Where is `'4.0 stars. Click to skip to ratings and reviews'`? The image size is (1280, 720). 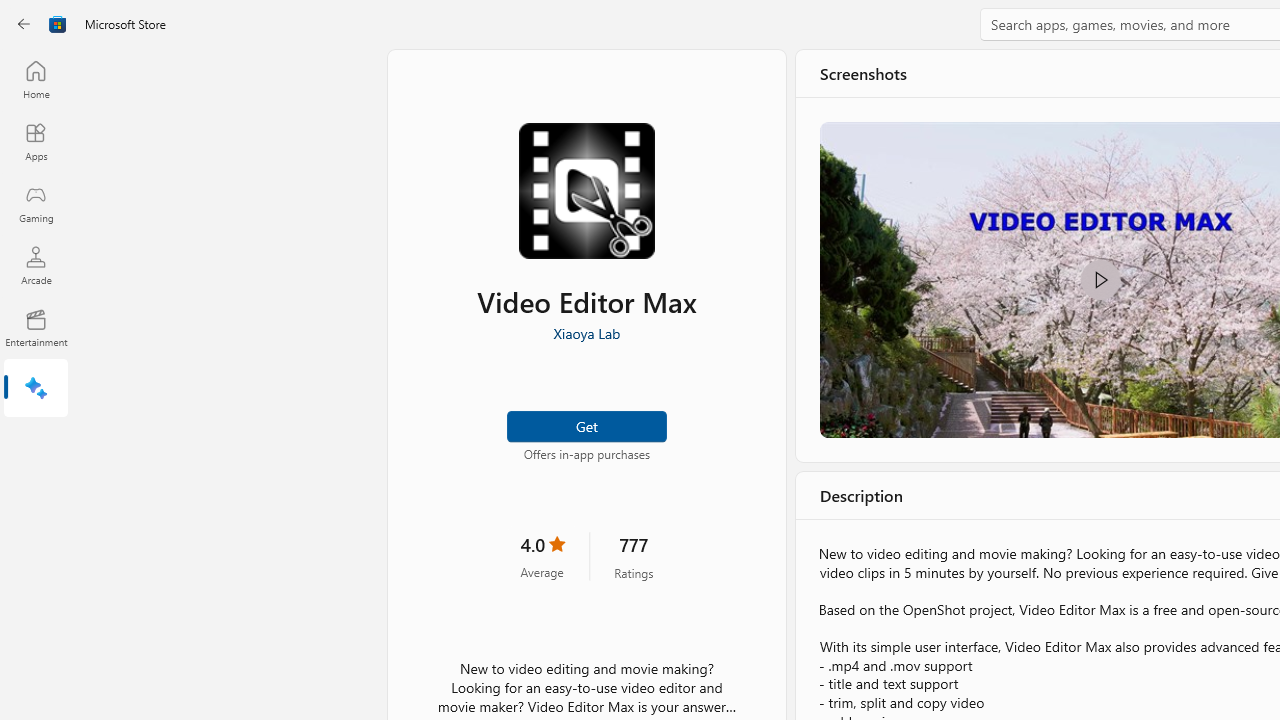
'4.0 stars. Click to skip to ratings and reviews' is located at coordinates (542, 556).